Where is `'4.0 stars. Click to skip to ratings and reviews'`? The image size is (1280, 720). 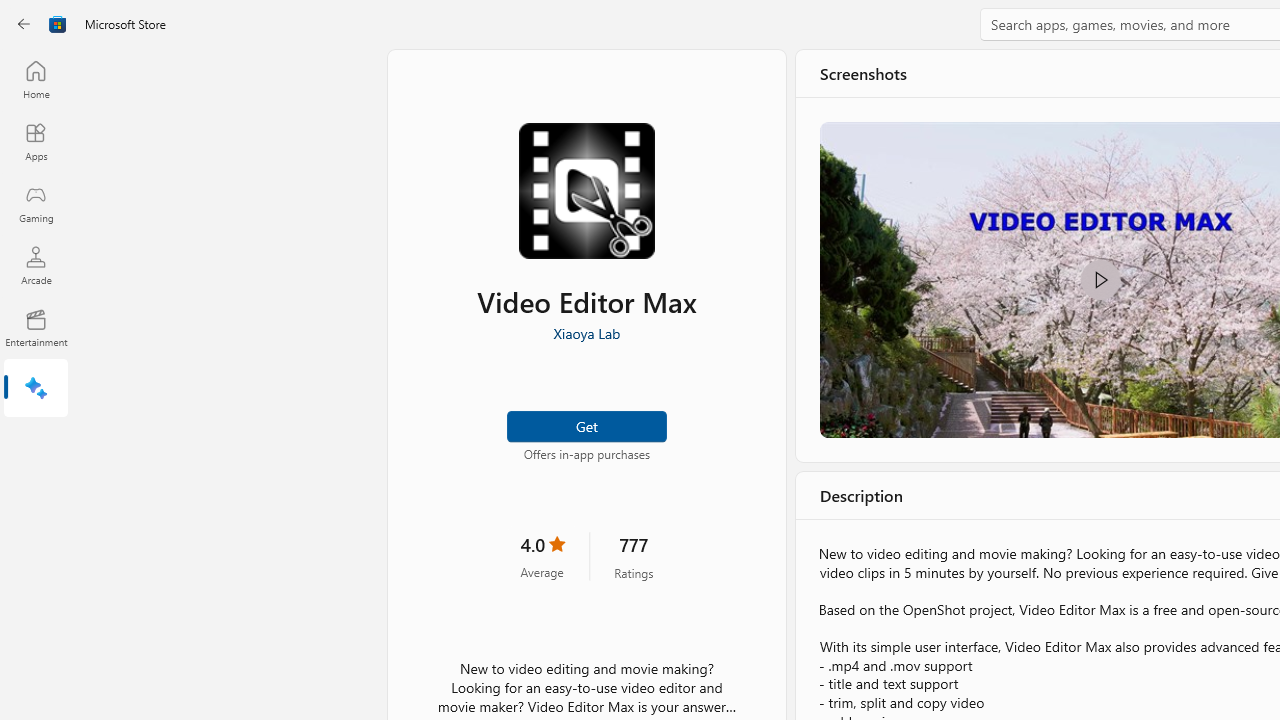
'4.0 stars. Click to skip to ratings and reviews' is located at coordinates (542, 556).